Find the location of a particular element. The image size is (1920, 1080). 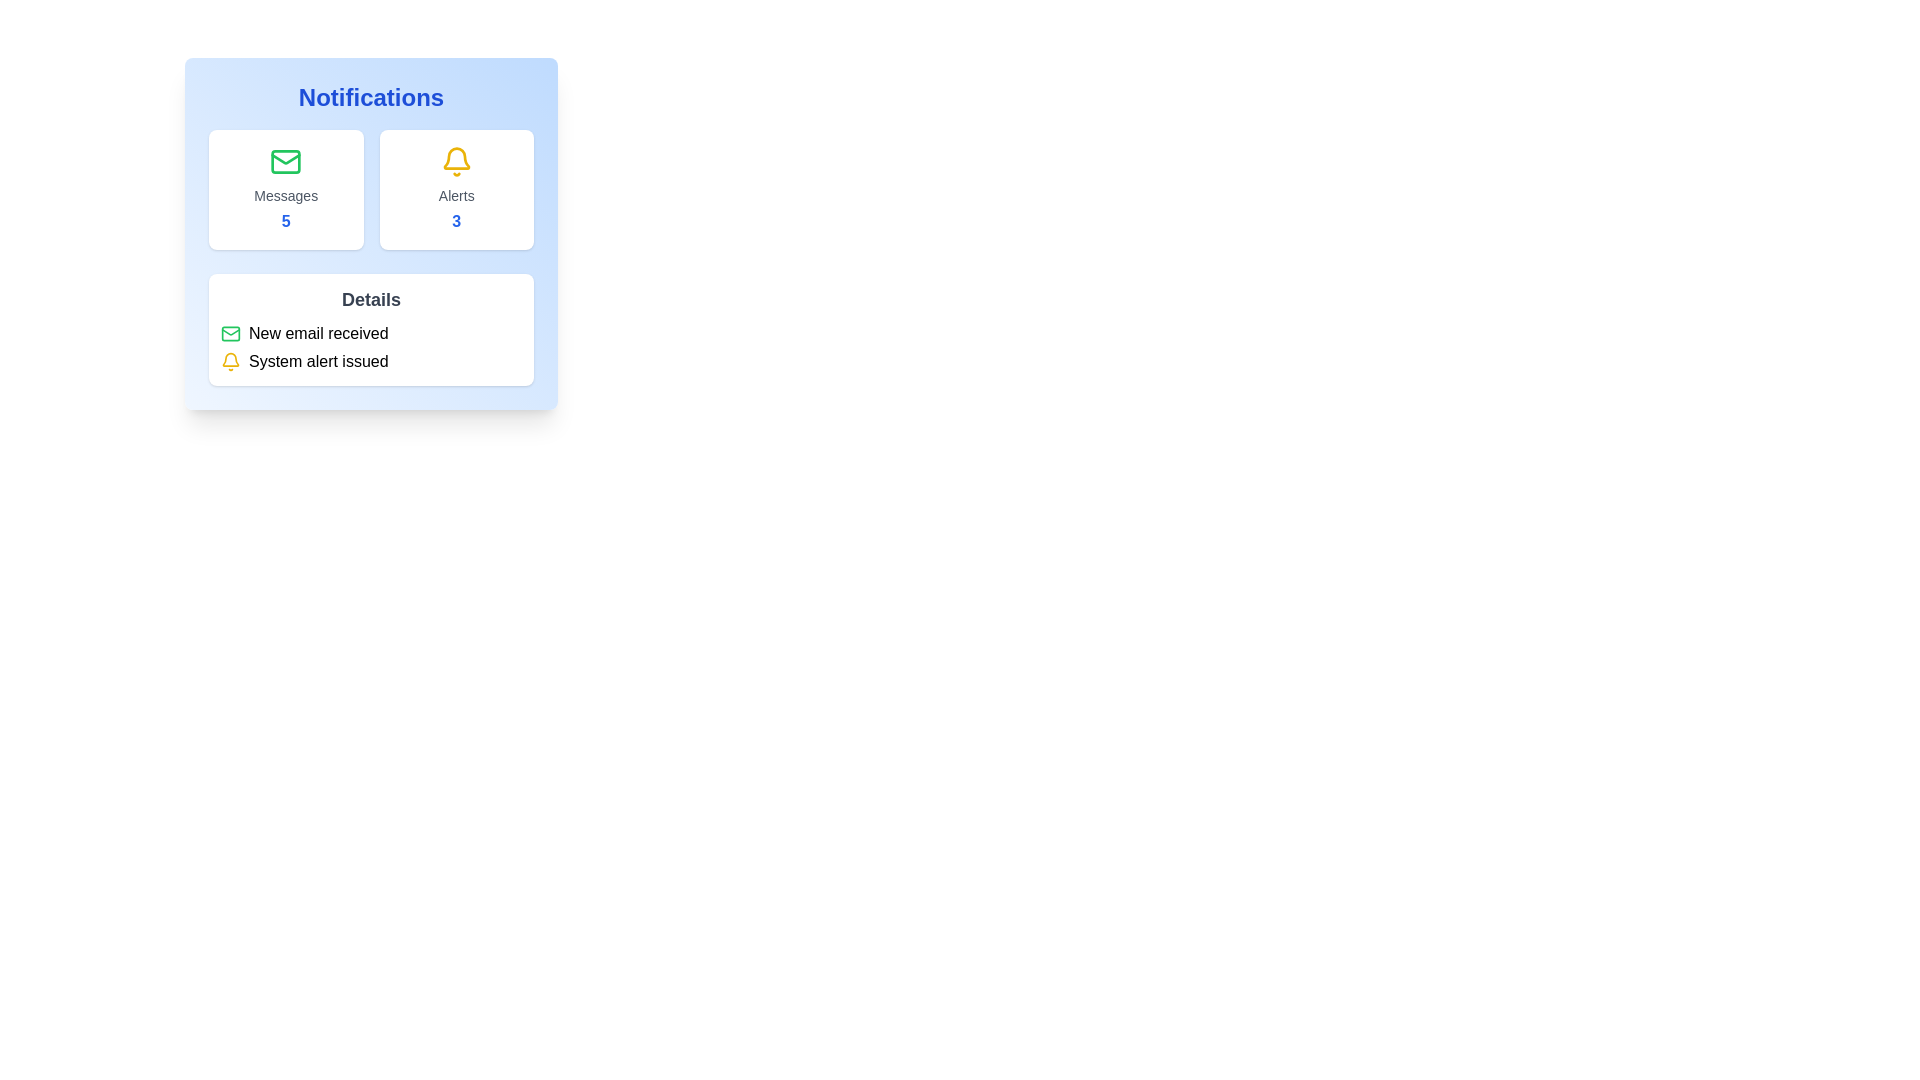

the first notification item in the notification list beneath the 'Details' heading to potentially open the email details is located at coordinates (371, 333).